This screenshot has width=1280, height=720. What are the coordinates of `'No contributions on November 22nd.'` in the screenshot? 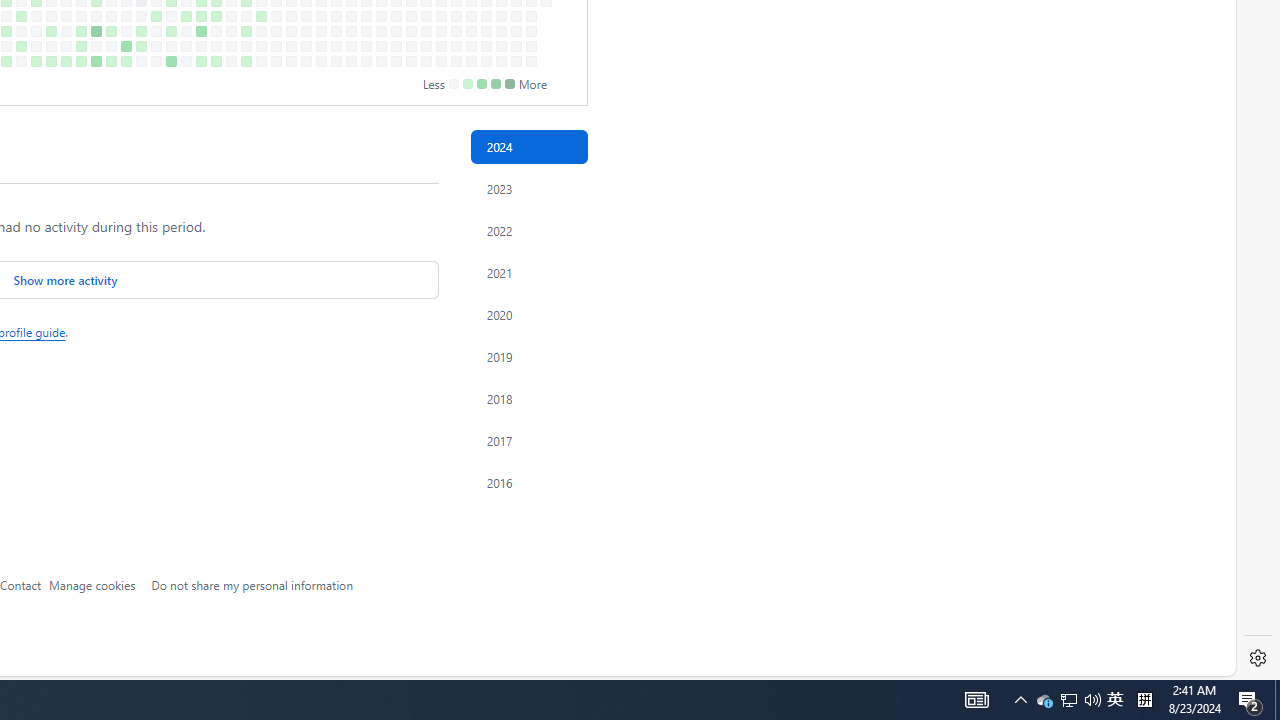 It's located at (455, 45).